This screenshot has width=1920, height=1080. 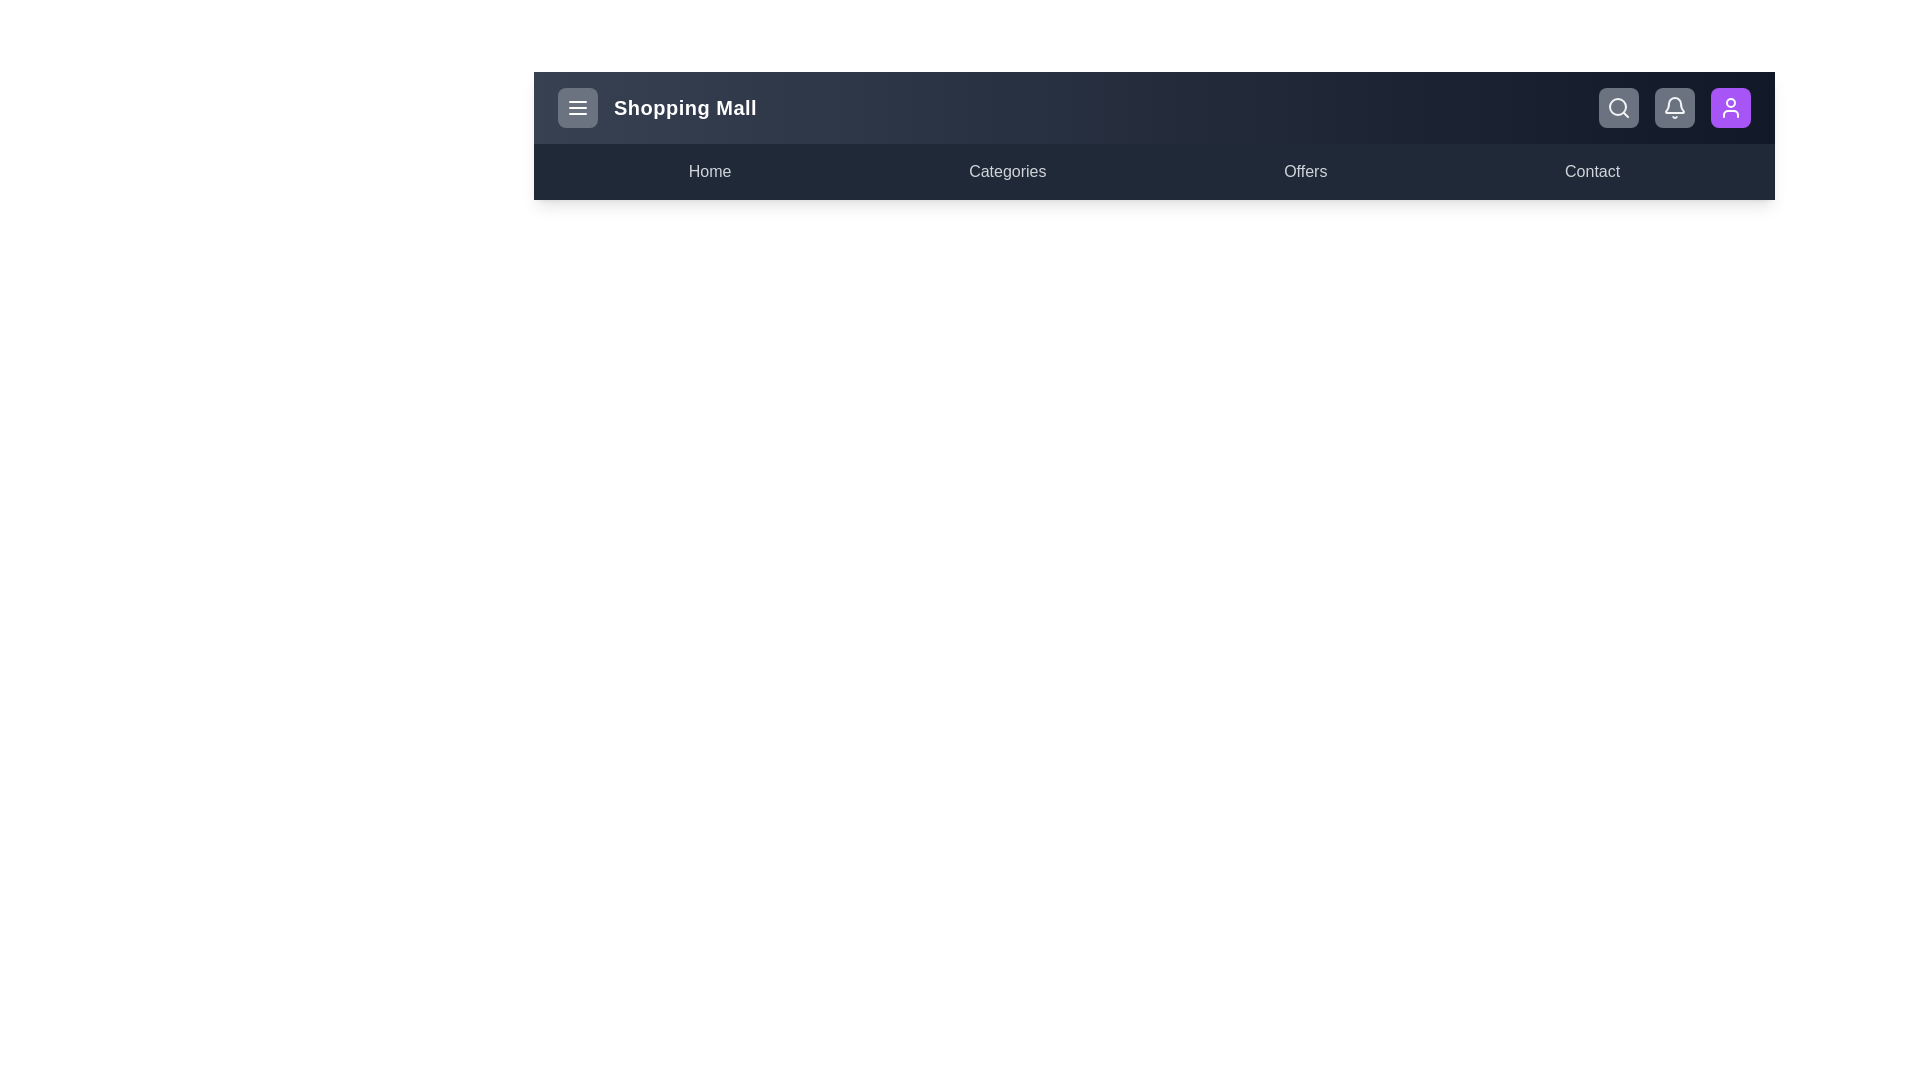 What do you see at coordinates (1618, 108) in the screenshot?
I see `the search button` at bounding box center [1618, 108].